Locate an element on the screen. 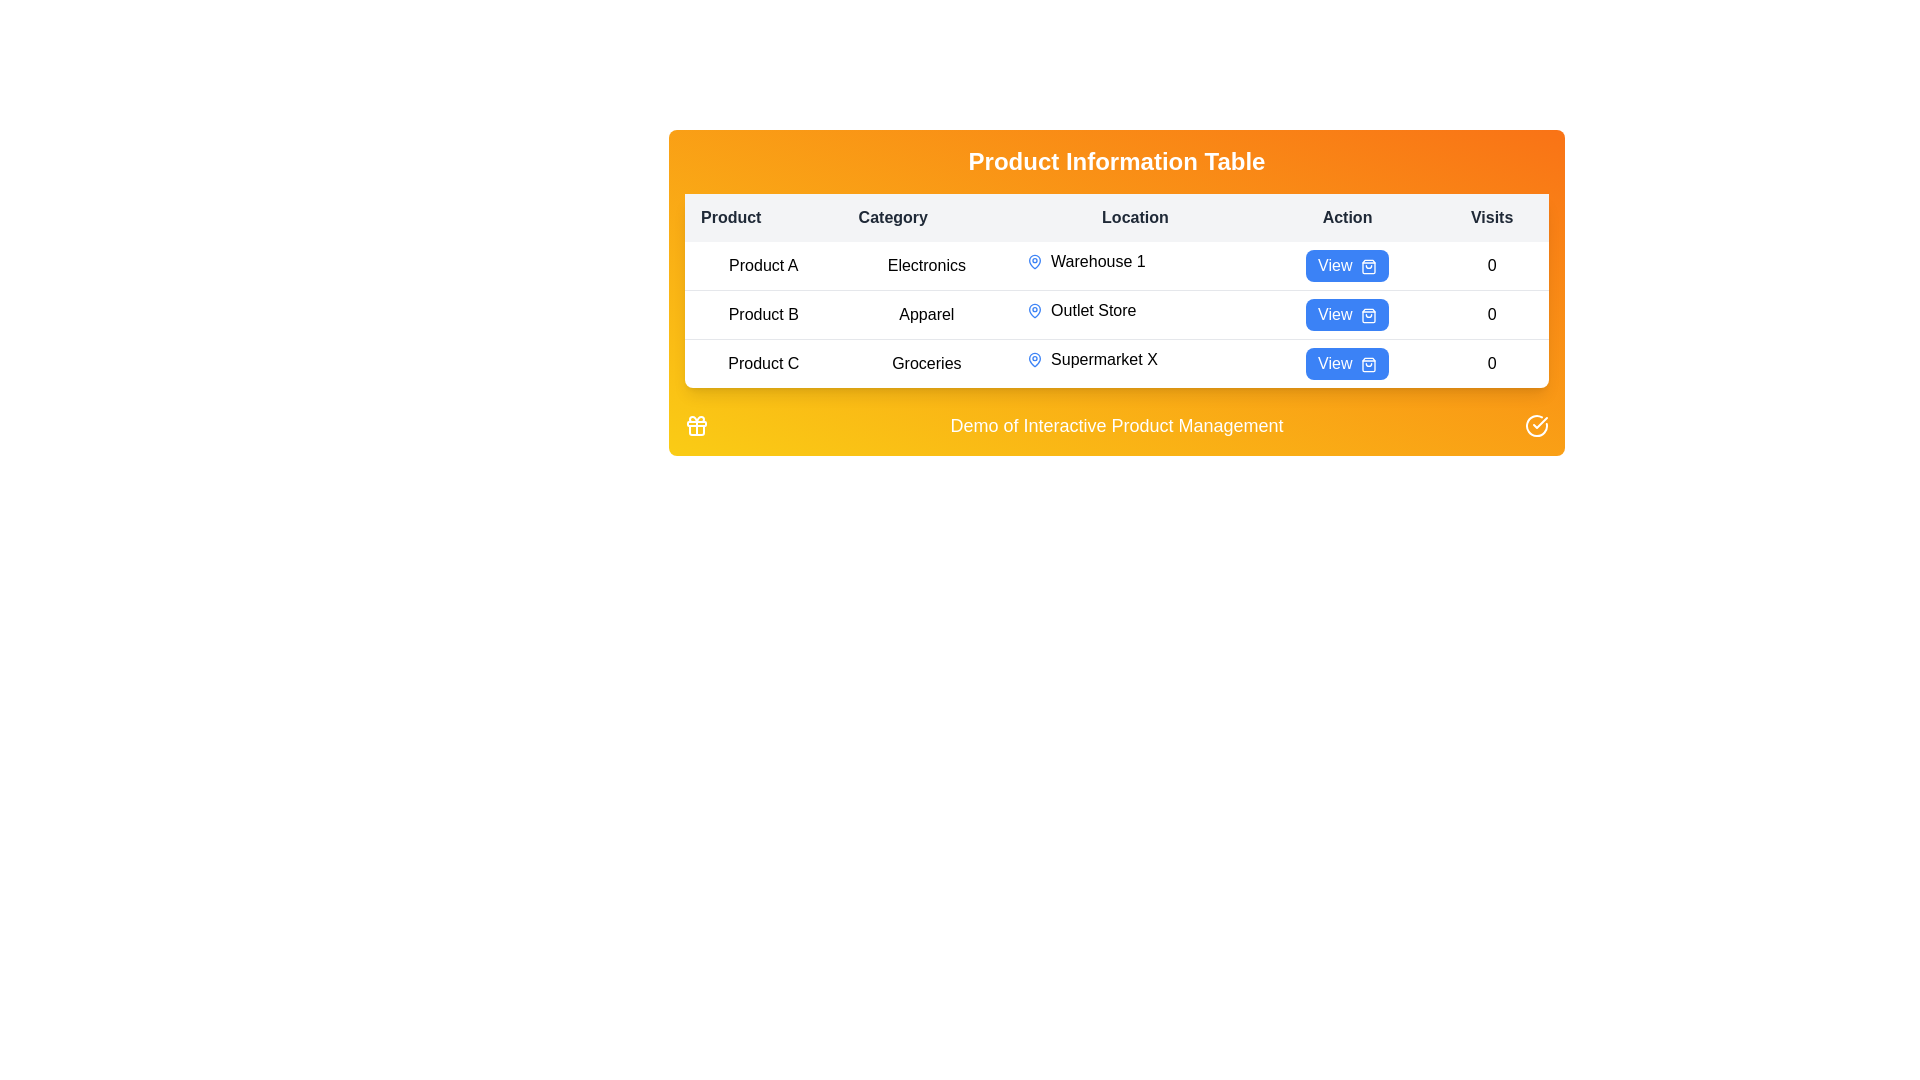  the small rectangular shopping bag icon located in the 'Action' column next to the 'View' button for 'Product A' is located at coordinates (1367, 265).